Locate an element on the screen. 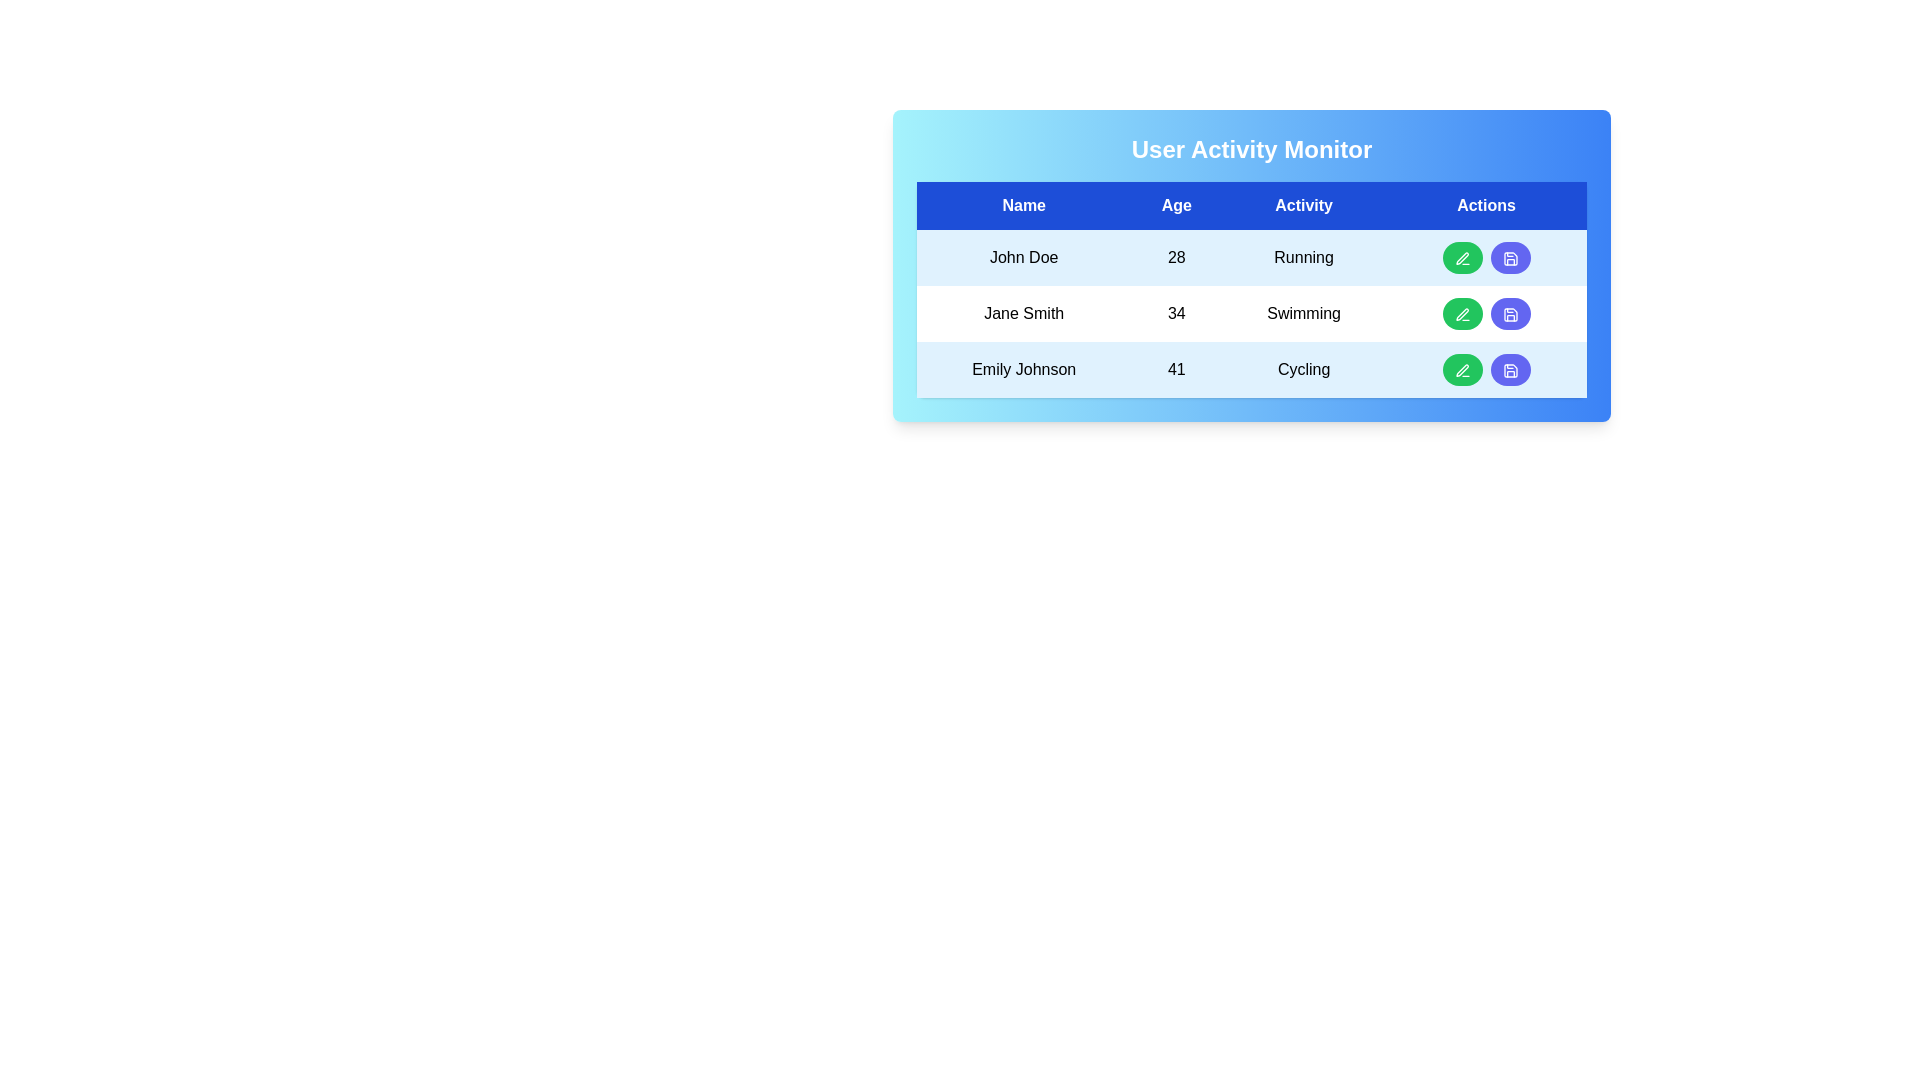  the save button for the John Doe row is located at coordinates (1510, 257).